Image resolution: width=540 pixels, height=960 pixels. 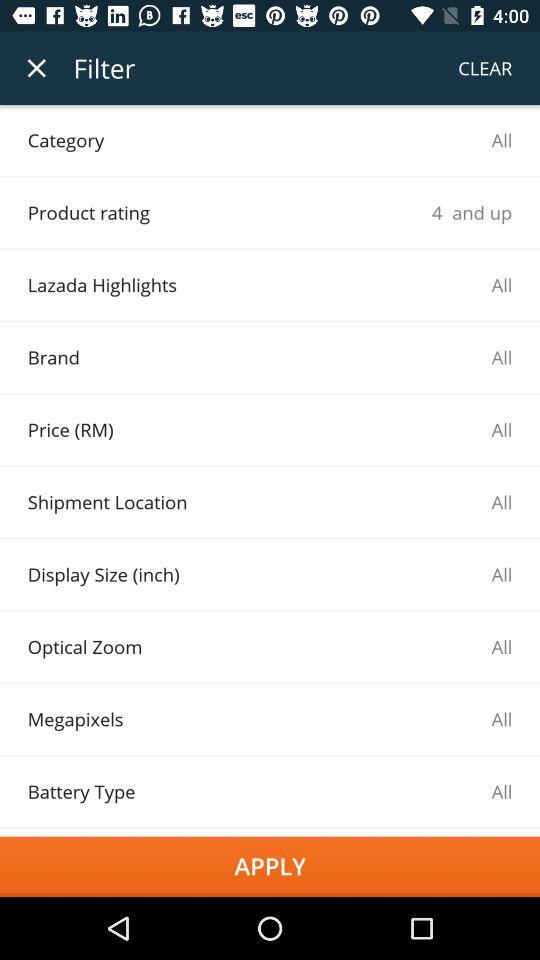 What do you see at coordinates (36, 68) in the screenshot?
I see `the icon next to filter` at bounding box center [36, 68].